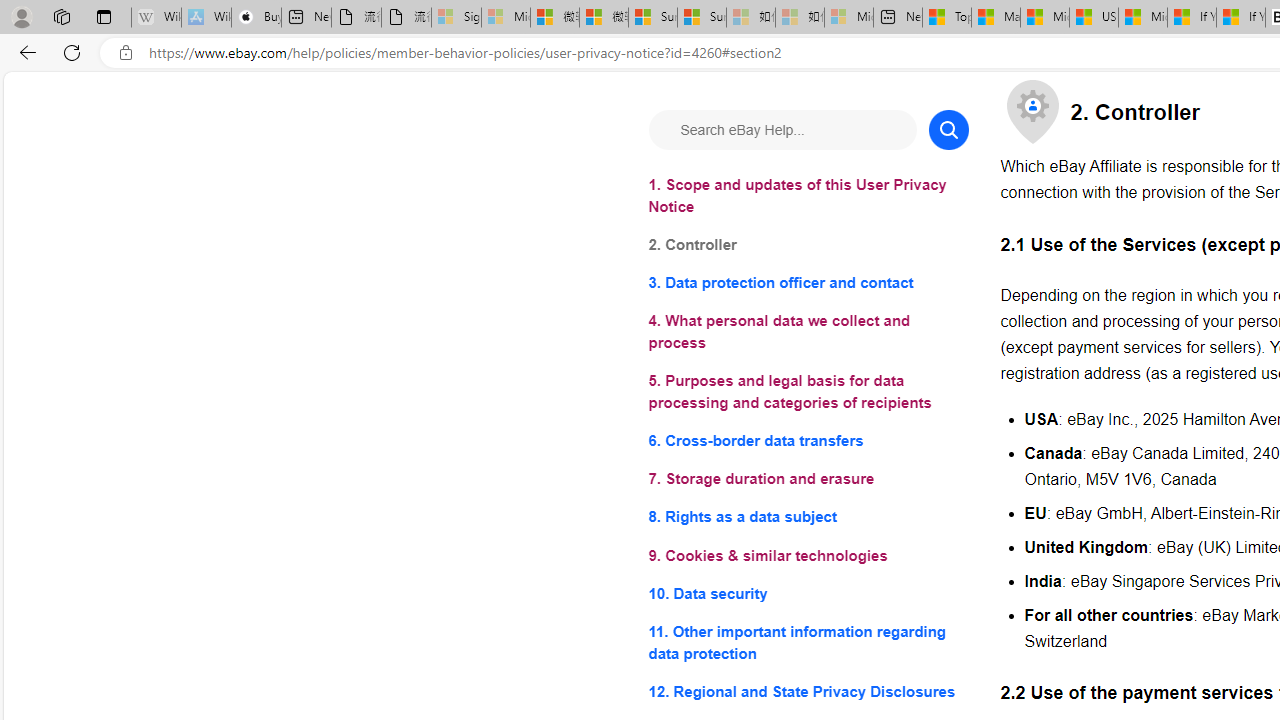 Image resolution: width=1280 pixels, height=720 pixels. Describe the element at coordinates (808, 440) in the screenshot. I see `'6. Cross-border data transfers'` at that location.